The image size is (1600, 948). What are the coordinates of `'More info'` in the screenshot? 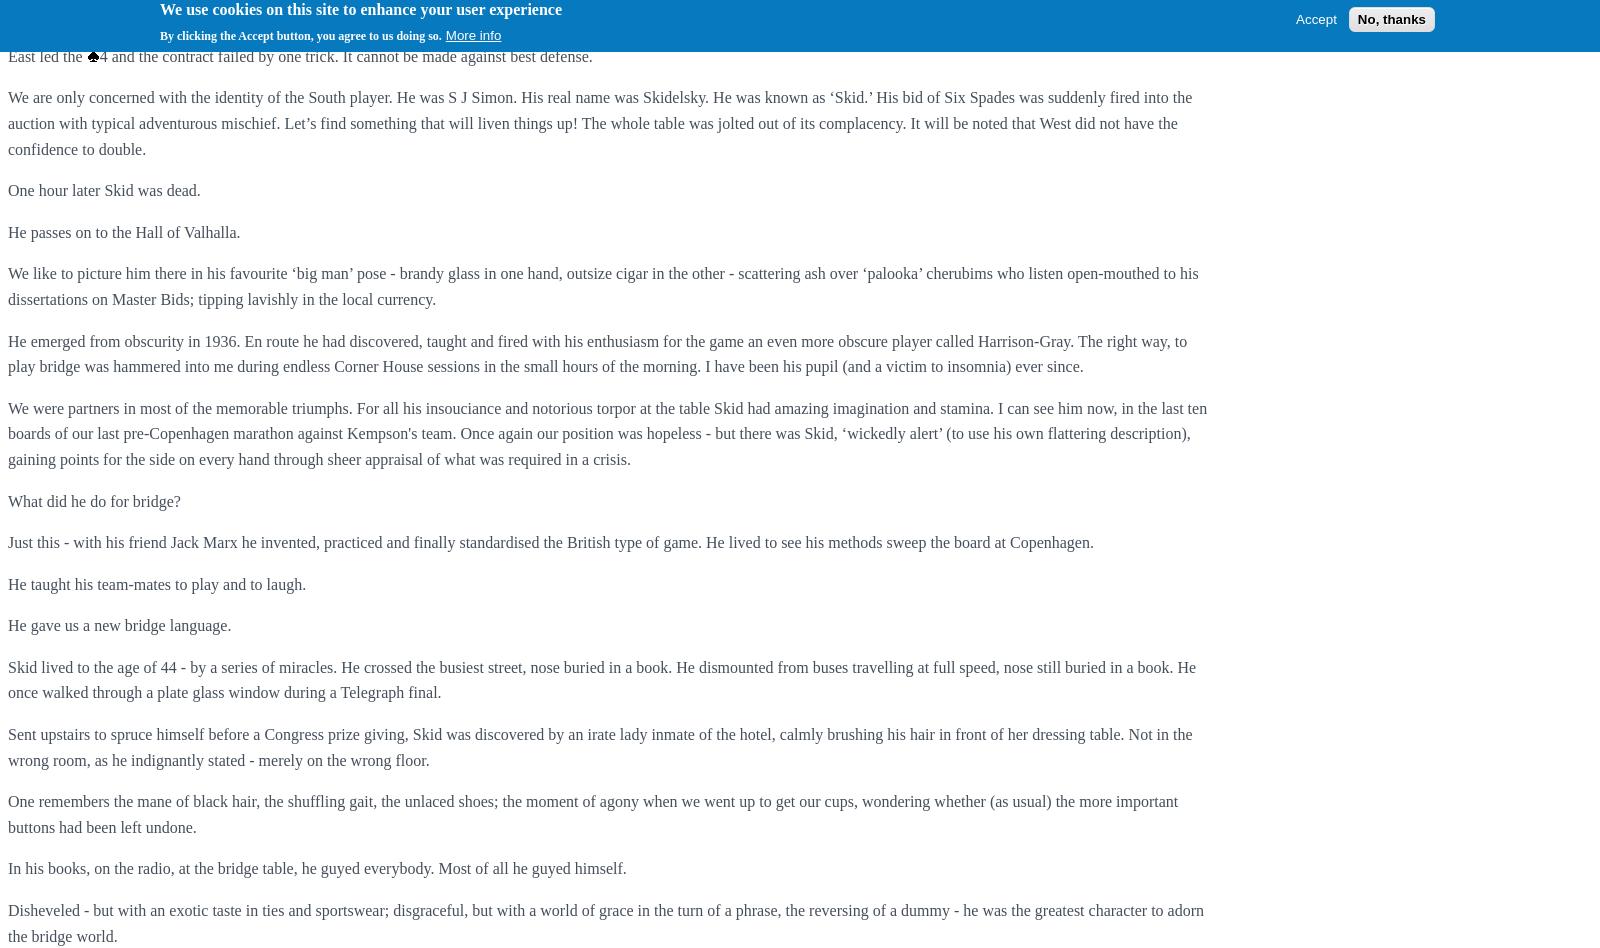 It's located at (471, 35).